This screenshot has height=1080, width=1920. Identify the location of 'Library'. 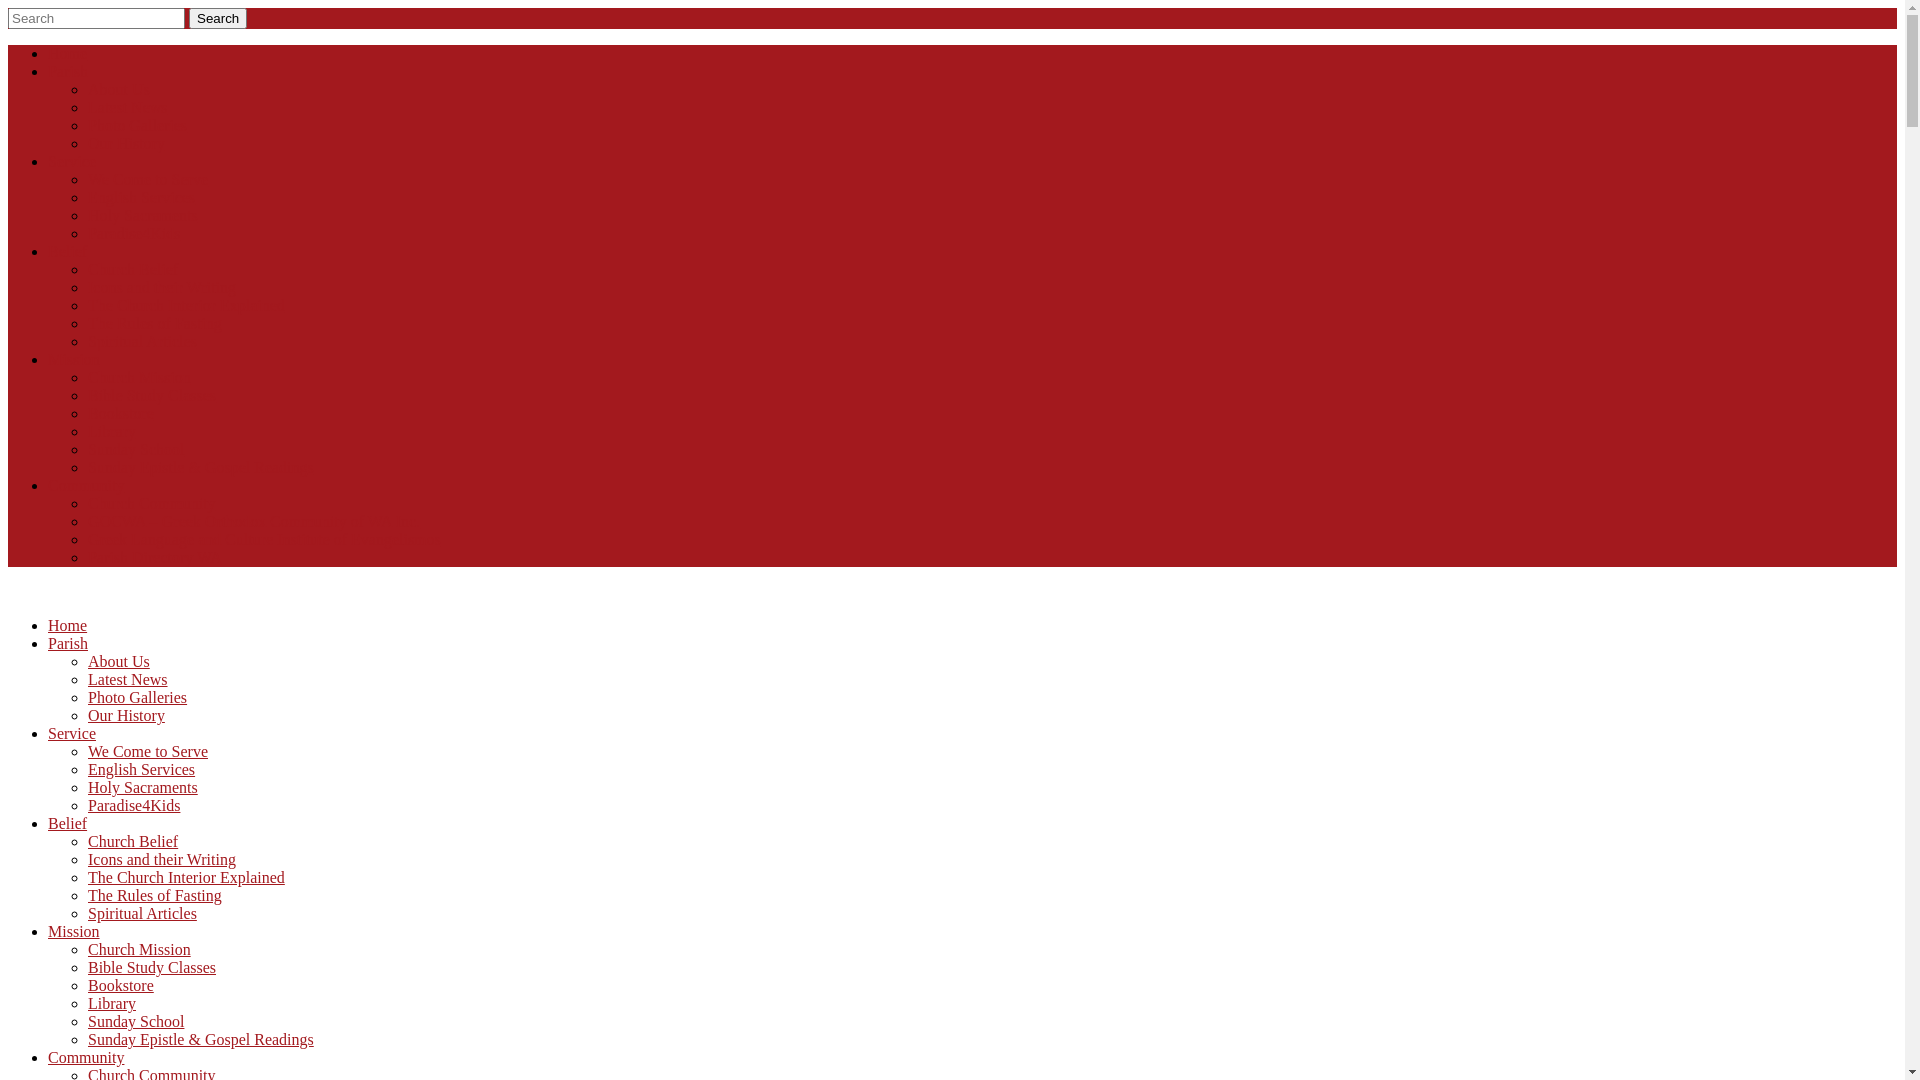
(86, 1003).